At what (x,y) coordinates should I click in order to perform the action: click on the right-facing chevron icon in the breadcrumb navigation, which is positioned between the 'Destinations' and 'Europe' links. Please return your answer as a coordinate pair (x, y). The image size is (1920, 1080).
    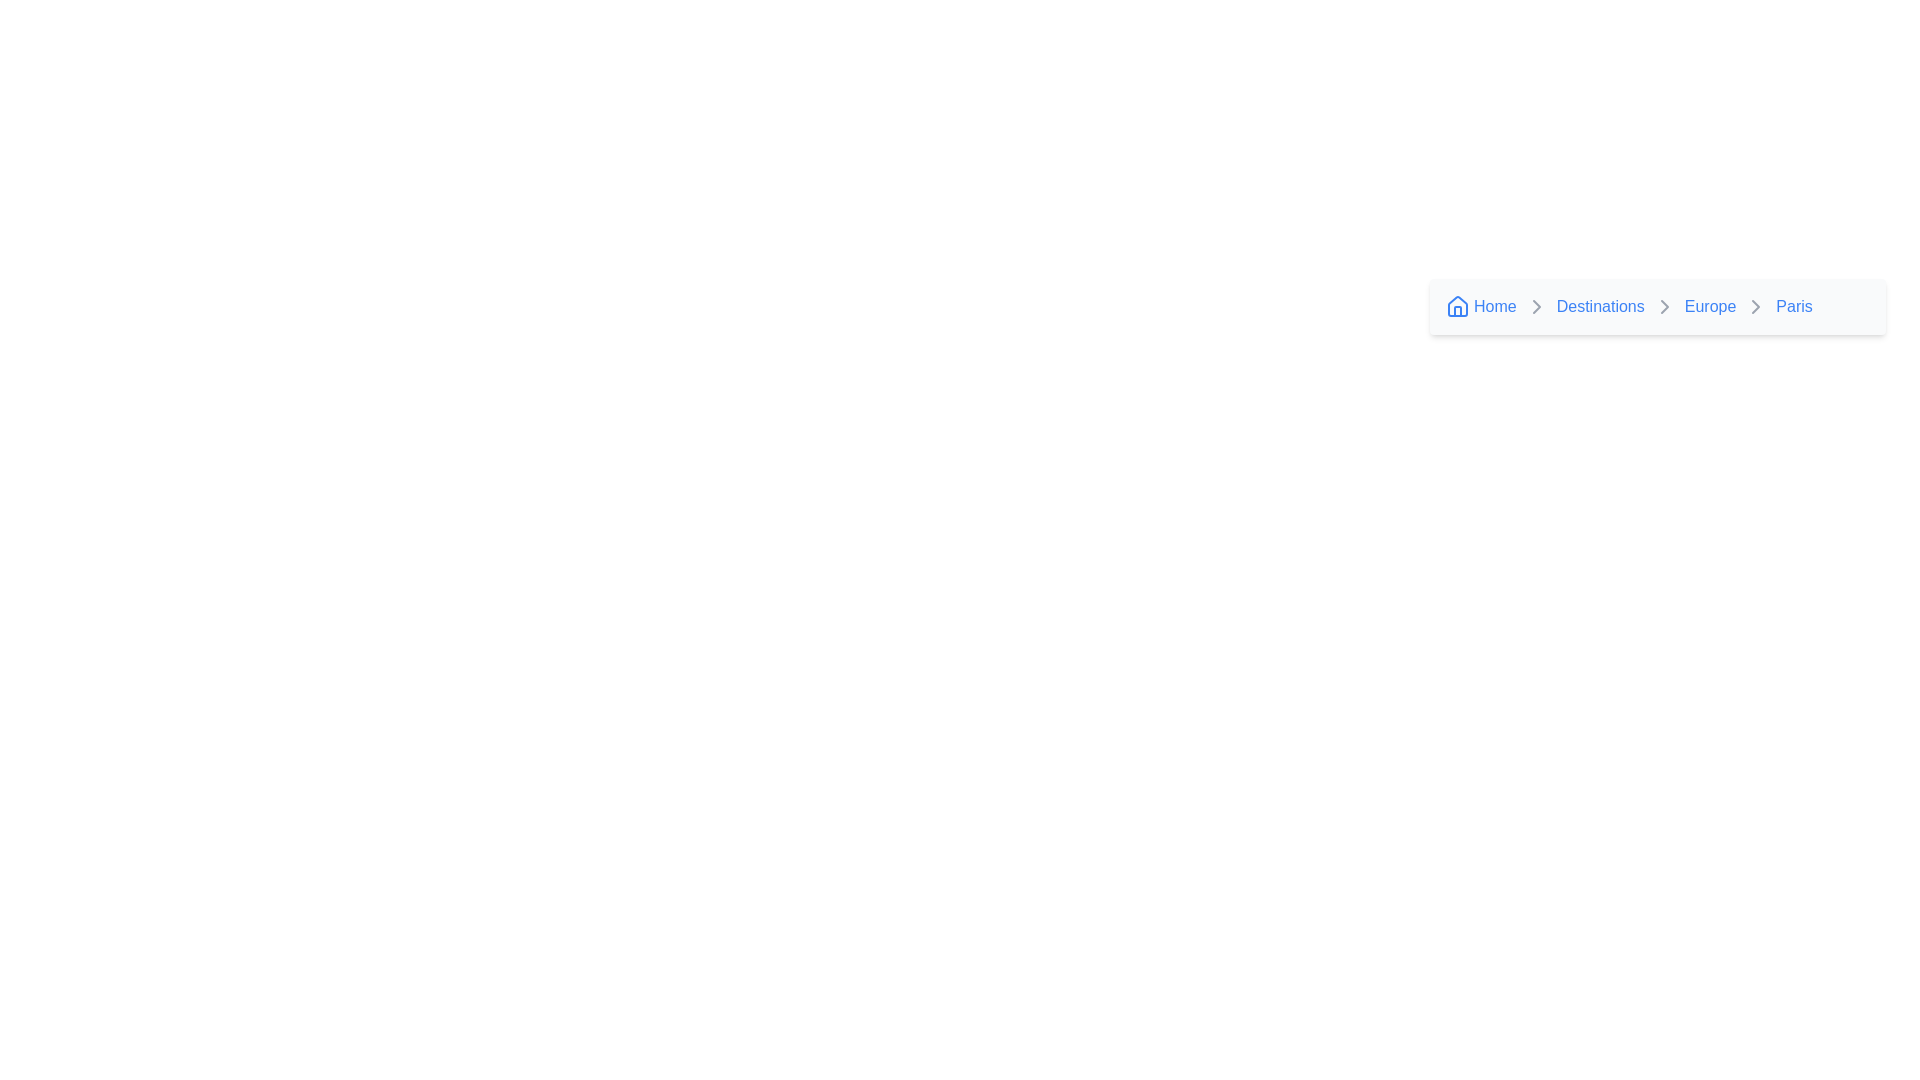
    Looking at the image, I should click on (1664, 307).